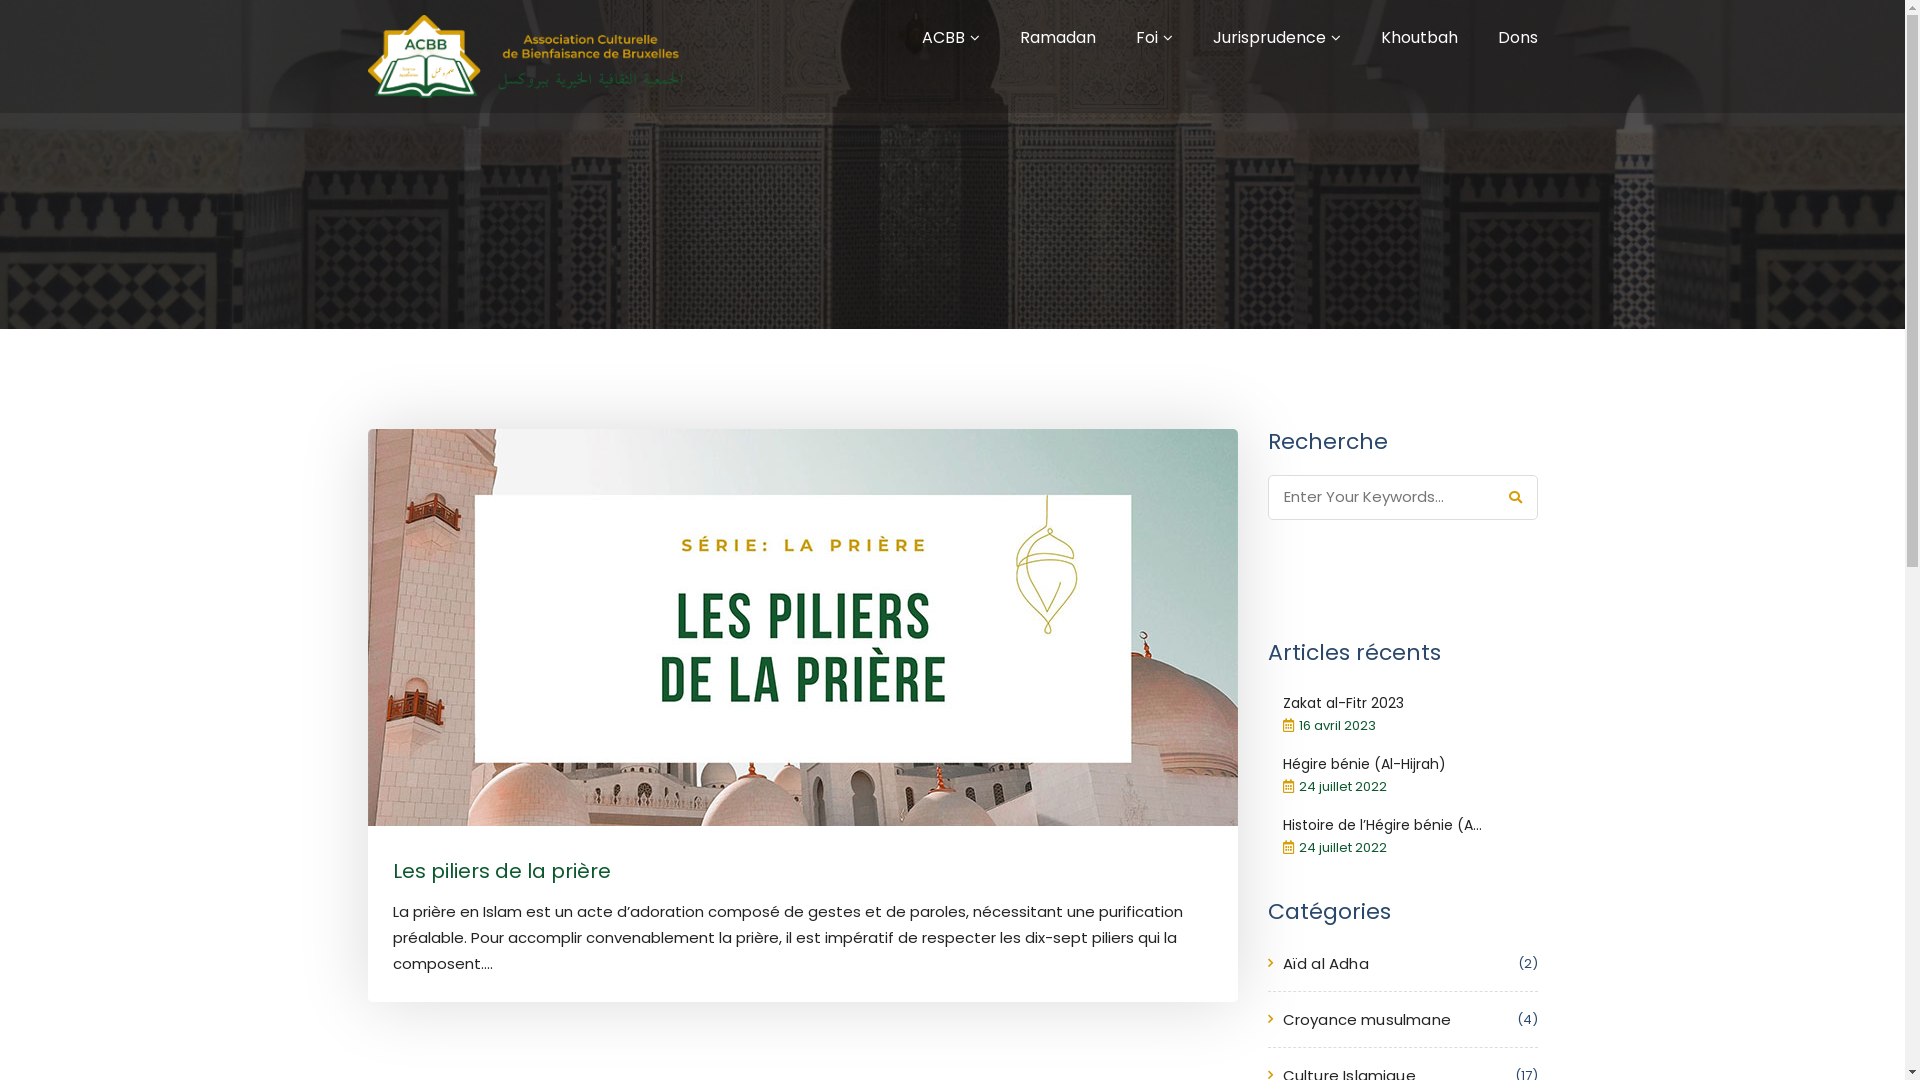  What do you see at coordinates (1517, 37) in the screenshot?
I see `'Dons'` at bounding box center [1517, 37].